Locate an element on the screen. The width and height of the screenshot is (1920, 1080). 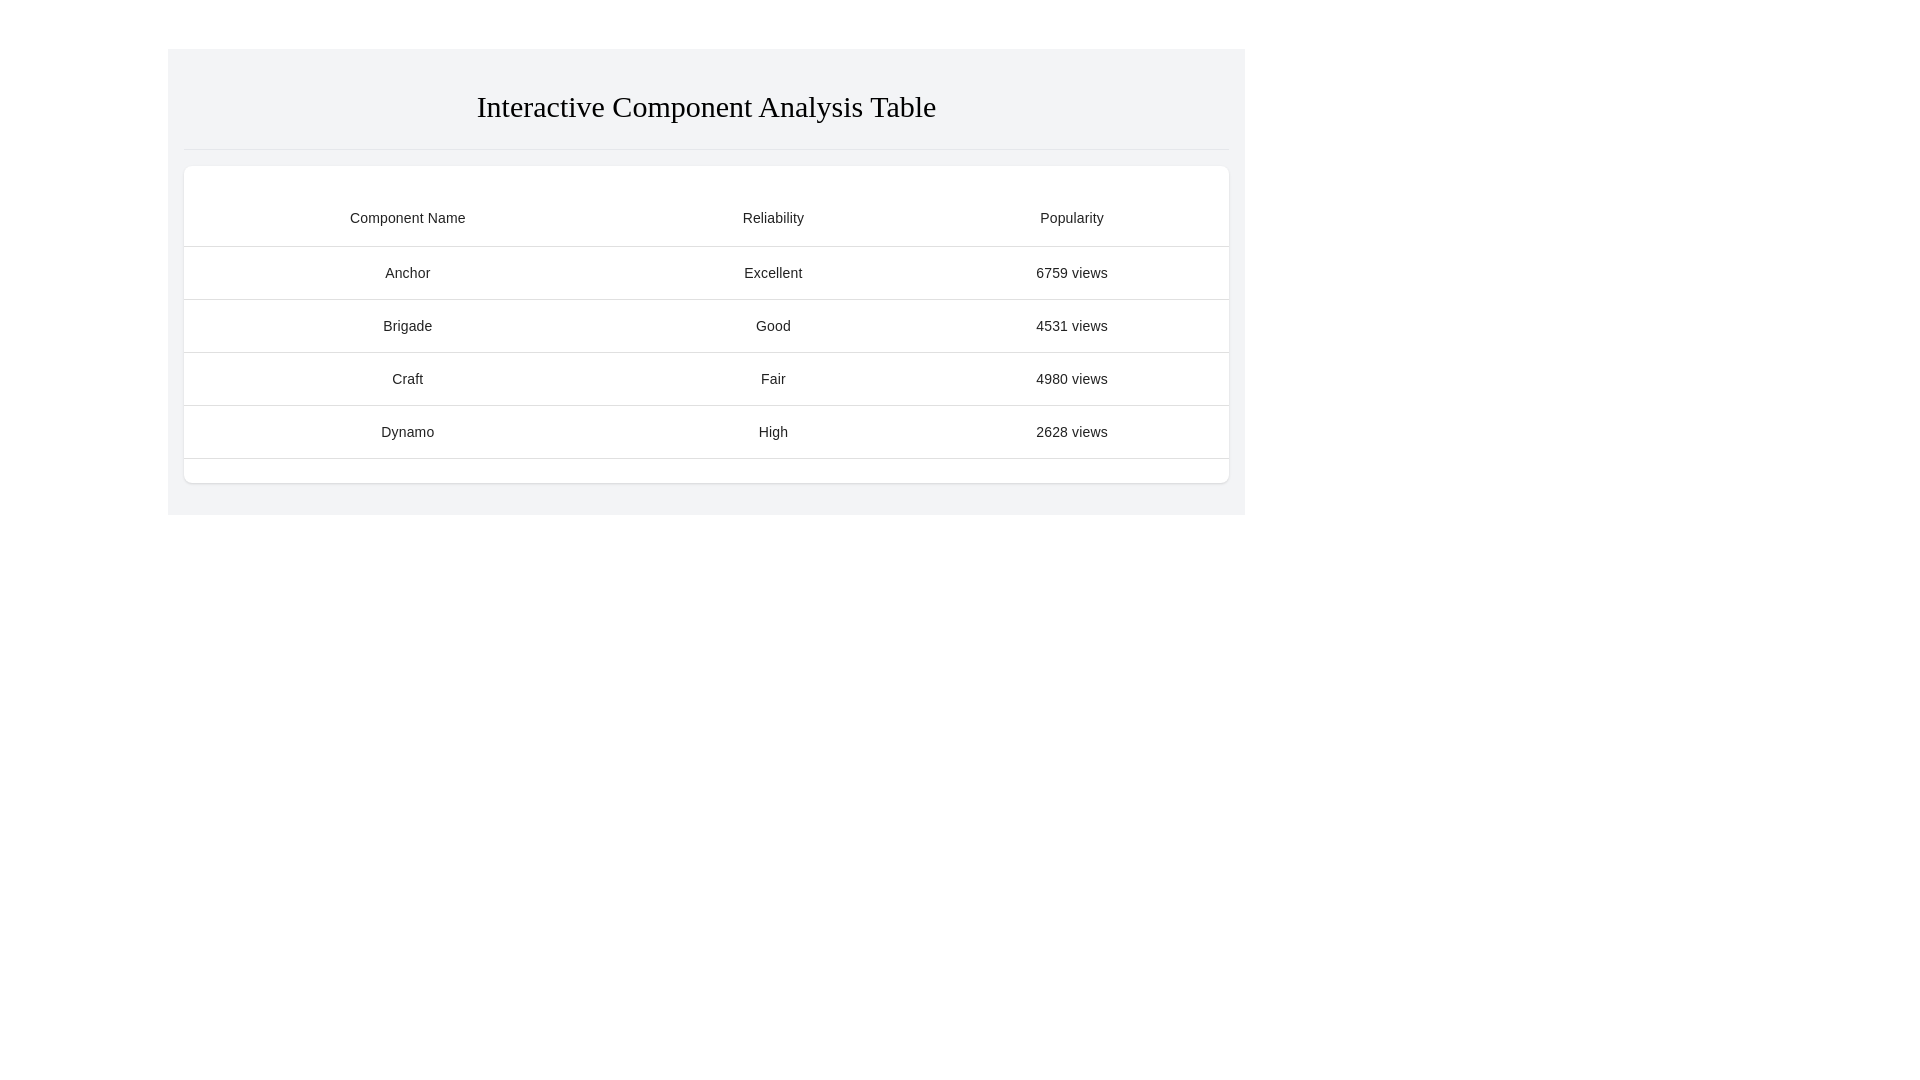
the Text Element that displays the reliability rating of the 'Anchor' item, located in the second column of the first data row of the table, directly below the 'Reliability' header is located at coordinates (772, 273).